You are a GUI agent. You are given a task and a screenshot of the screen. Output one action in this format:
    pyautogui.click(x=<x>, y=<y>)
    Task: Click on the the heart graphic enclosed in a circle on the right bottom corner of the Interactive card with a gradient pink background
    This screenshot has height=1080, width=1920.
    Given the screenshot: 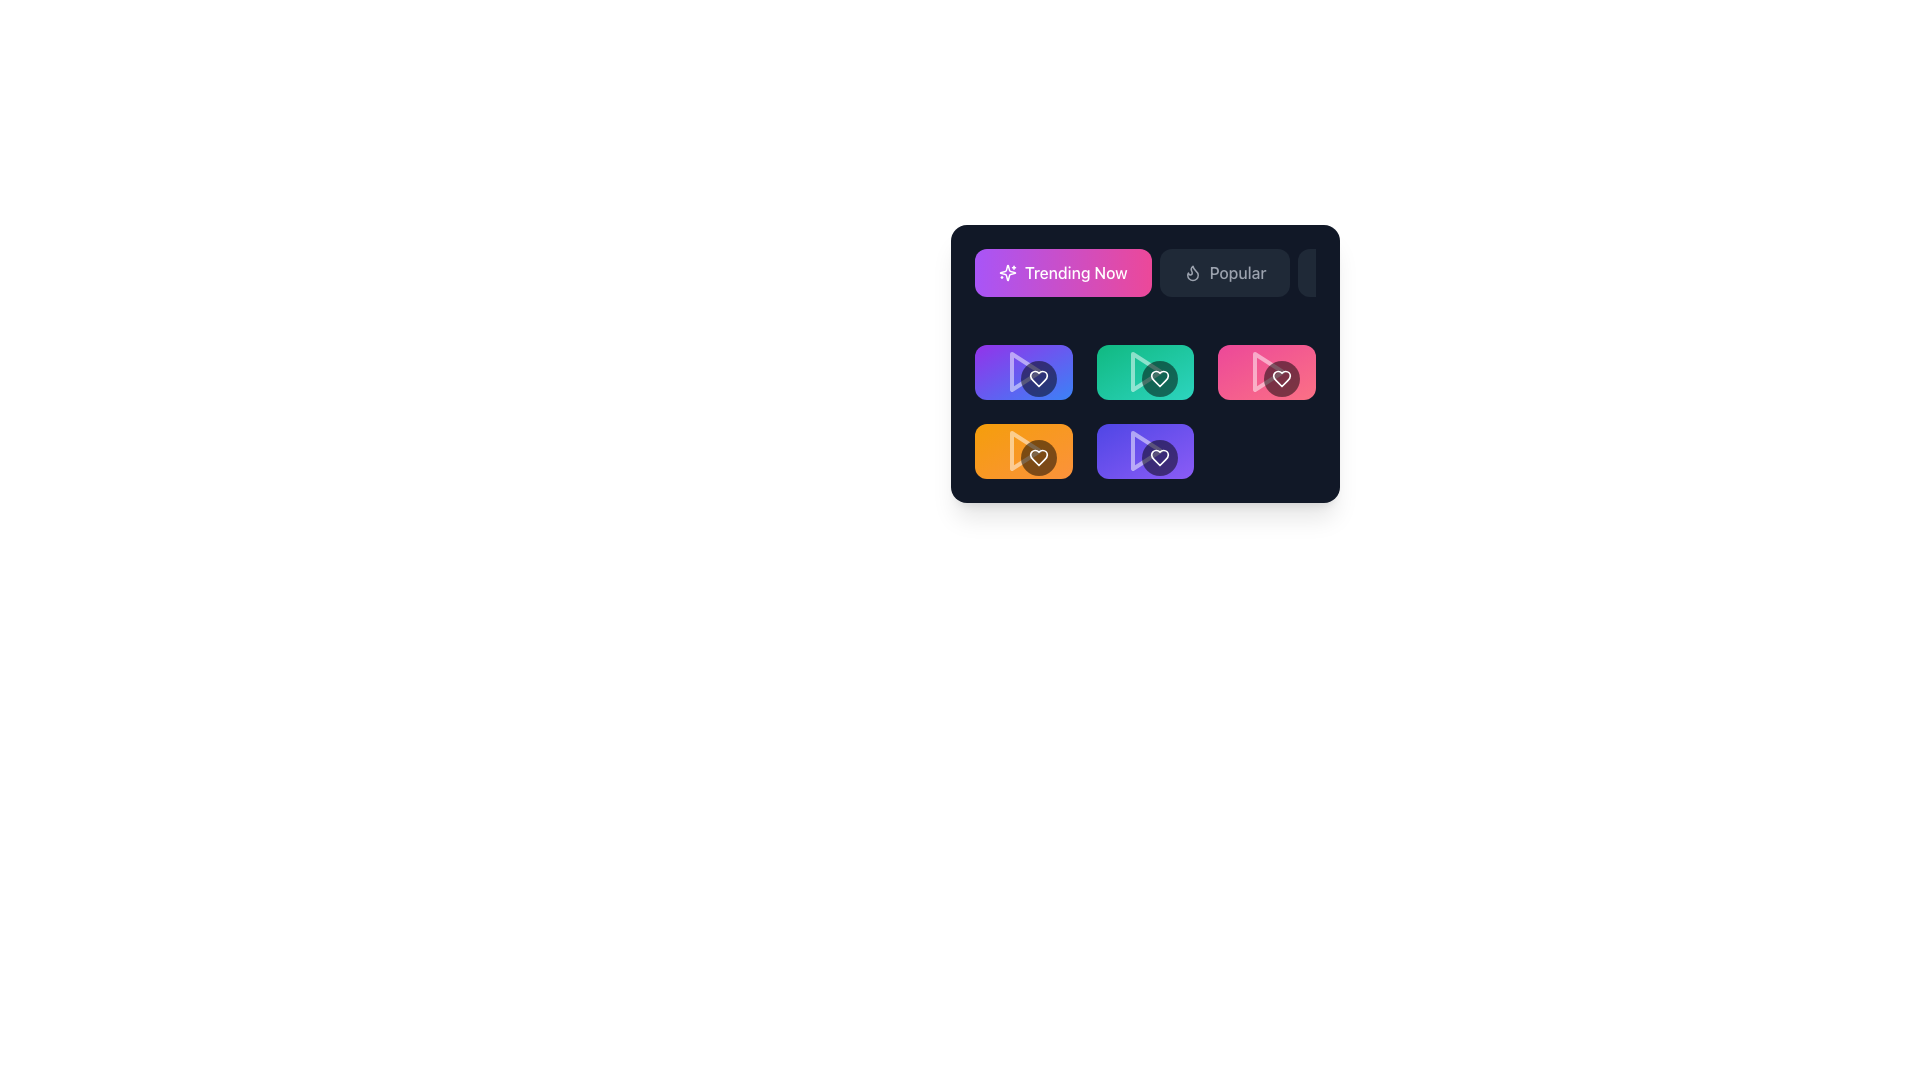 What is the action you would take?
    pyautogui.click(x=1266, y=372)
    